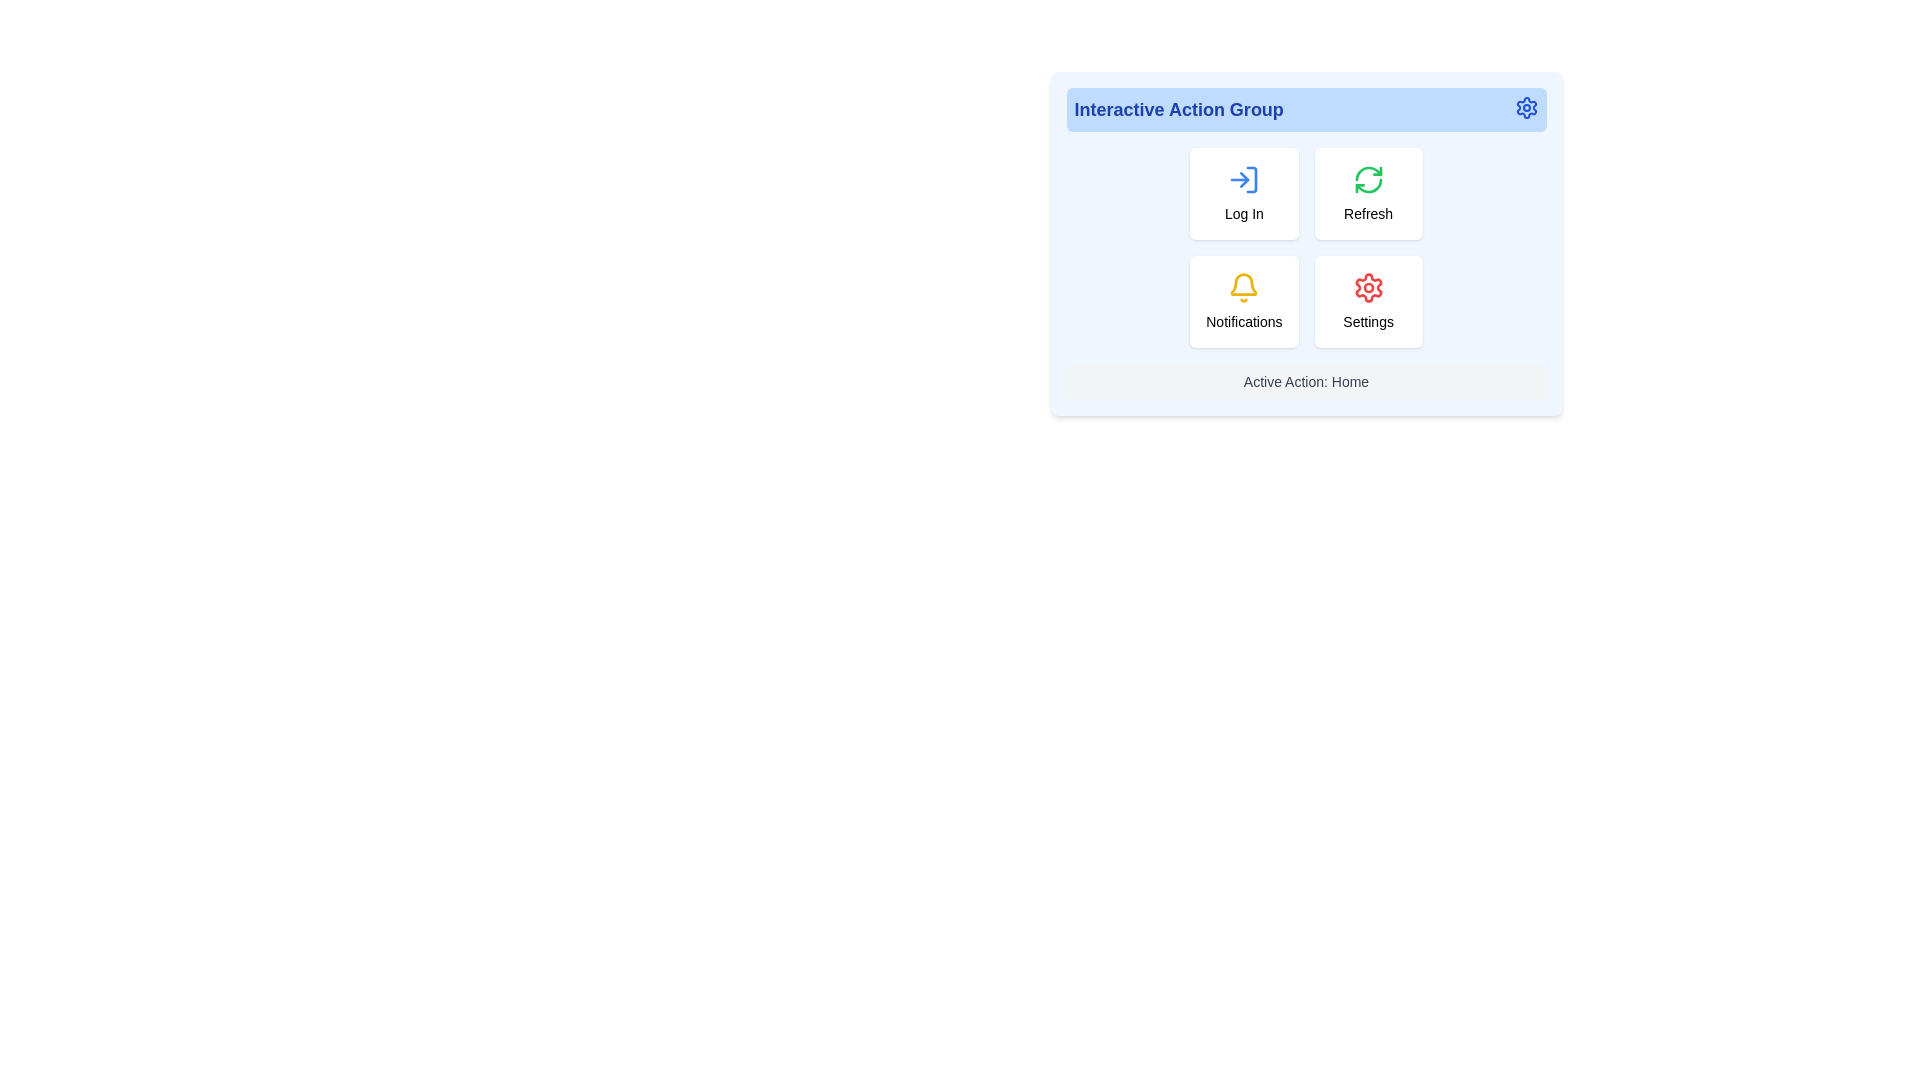 The width and height of the screenshot is (1920, 1080). What do you see at coordinates (1367, 193) in the screenshot?
I see `the 'Refresh' button, which features a green circular arrow icon and is located in the top-right position of the grid under 'Interactive Action Group'` at bounding box center [1367, 193].